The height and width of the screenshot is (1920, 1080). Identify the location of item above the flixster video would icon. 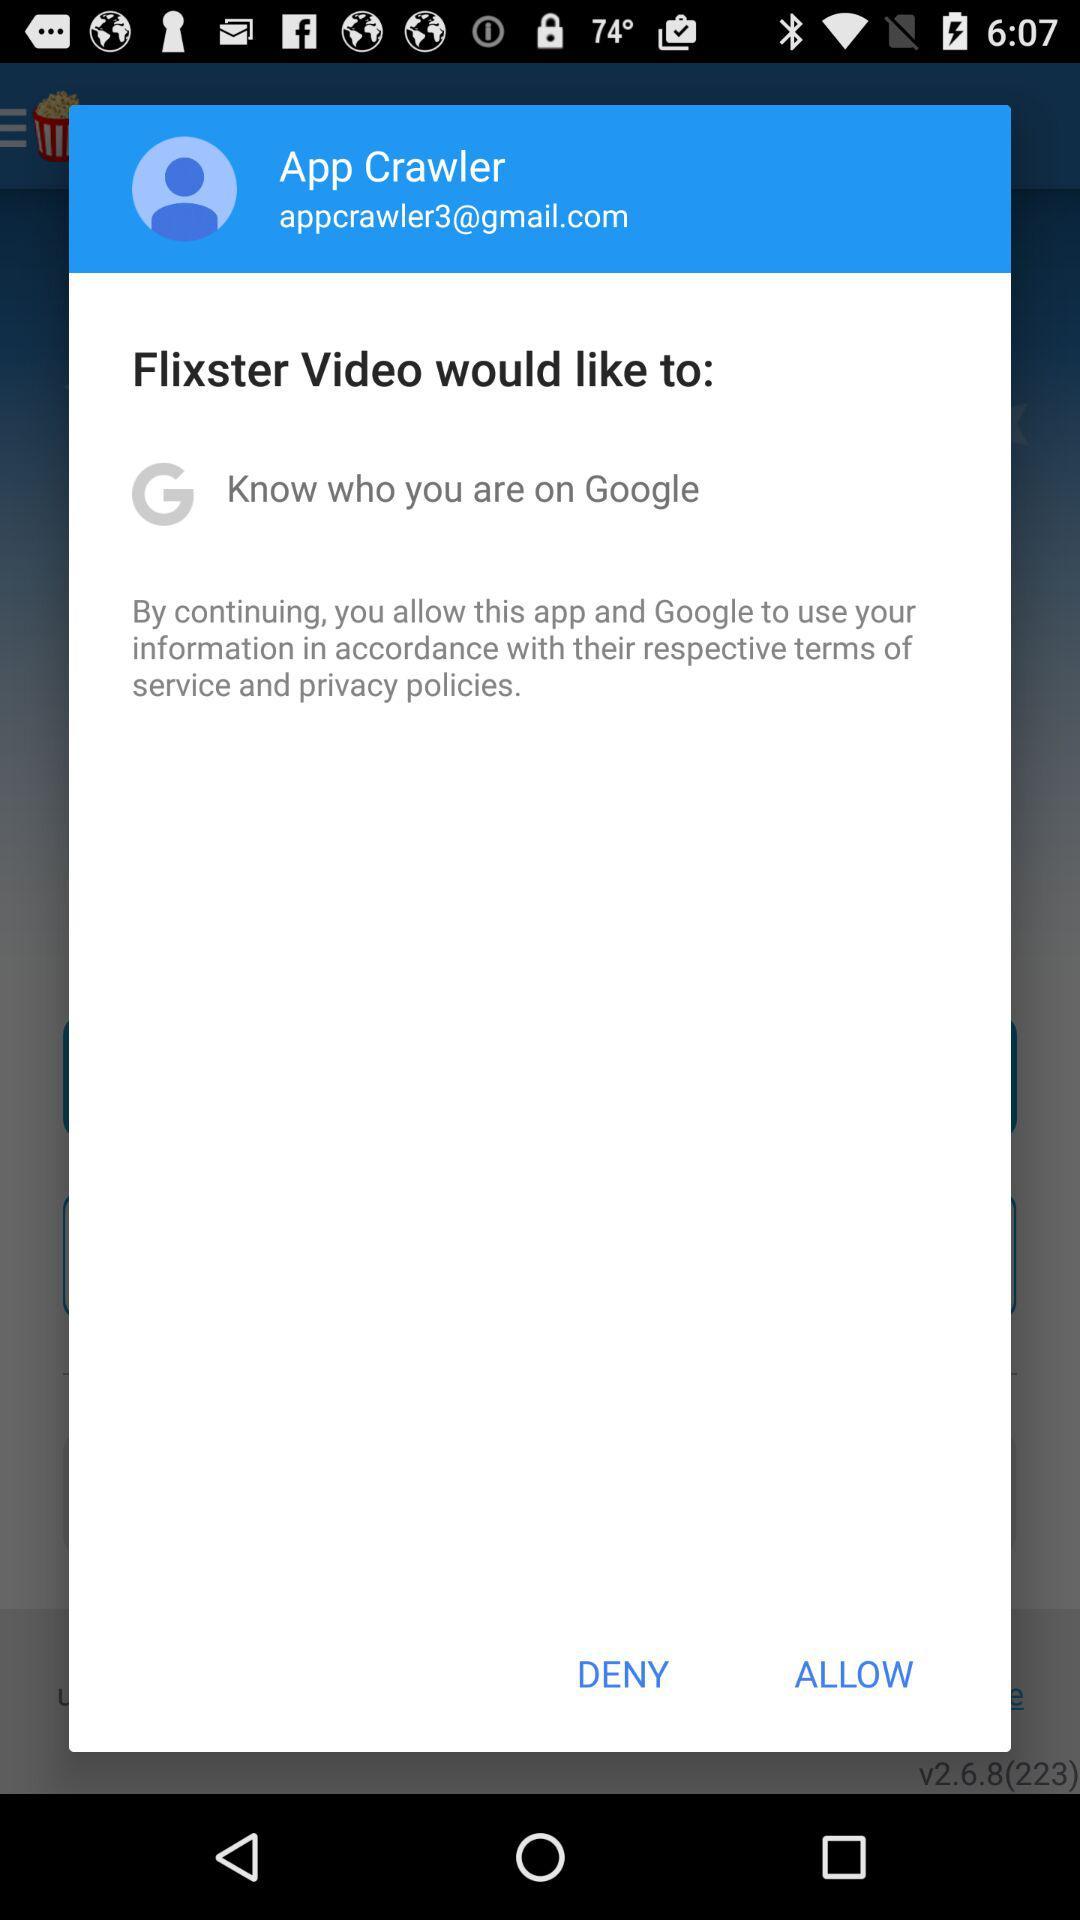
(454, 214).